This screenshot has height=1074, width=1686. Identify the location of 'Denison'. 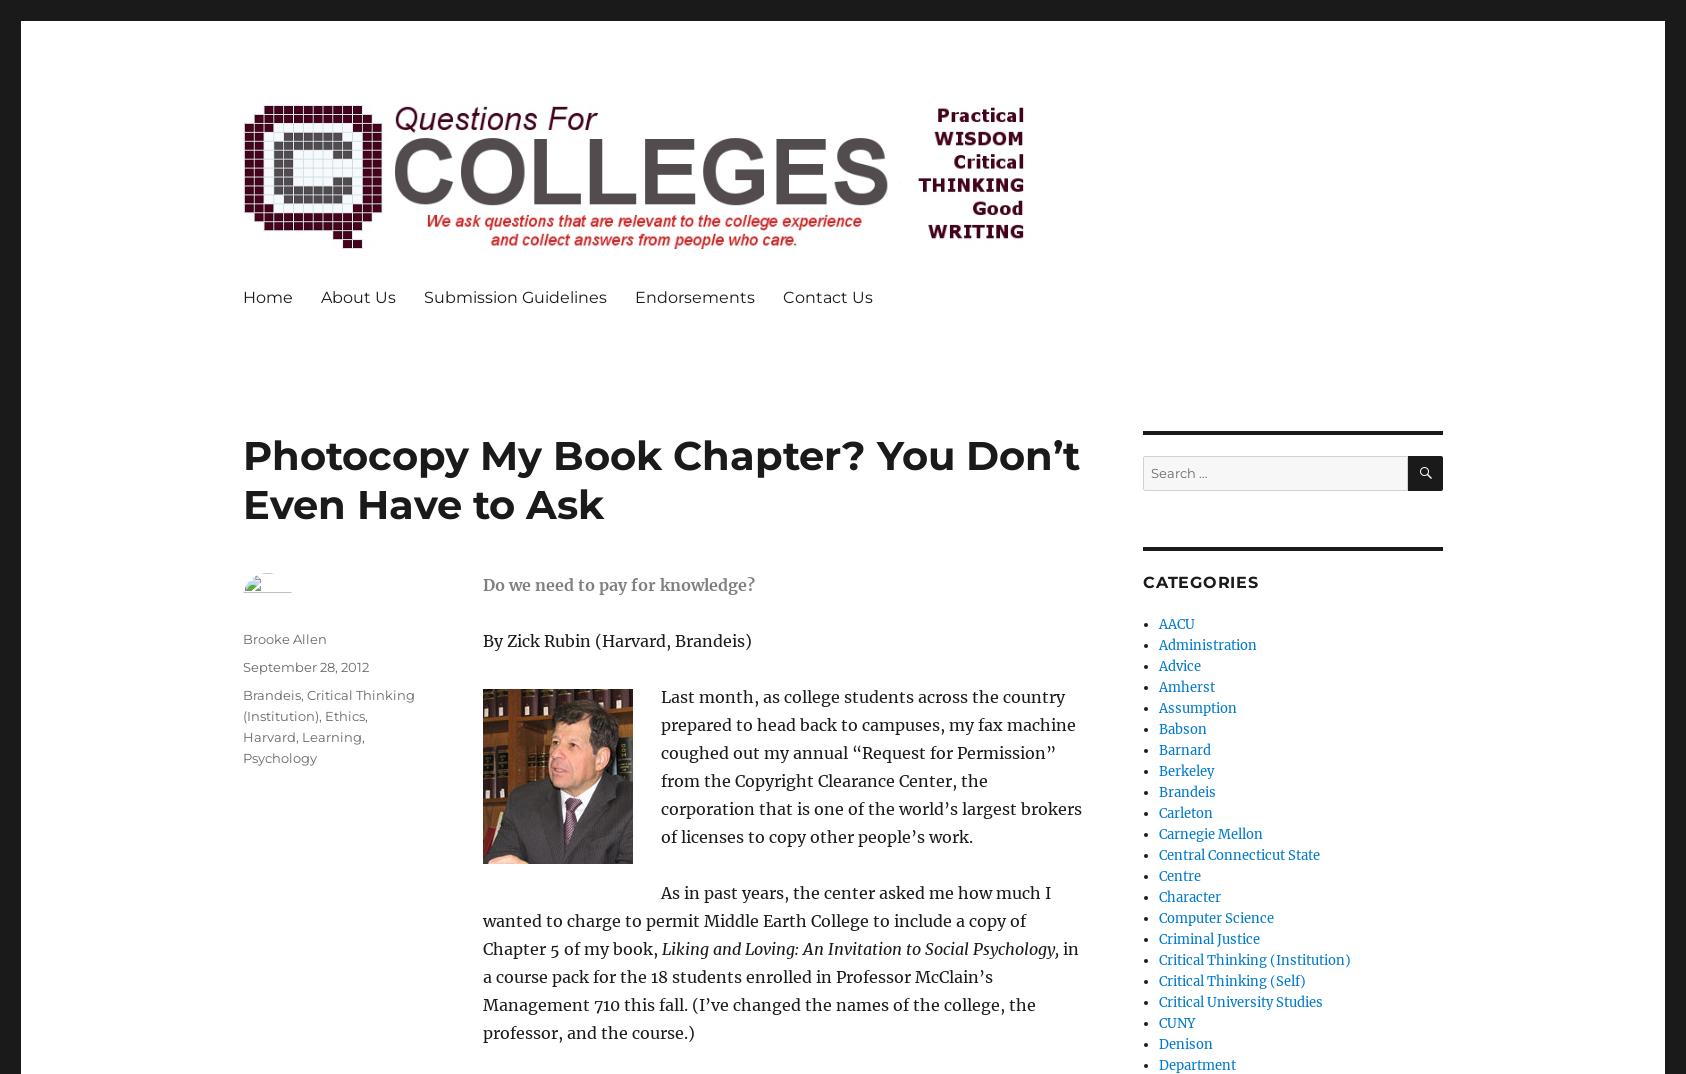
(1184, 1043).